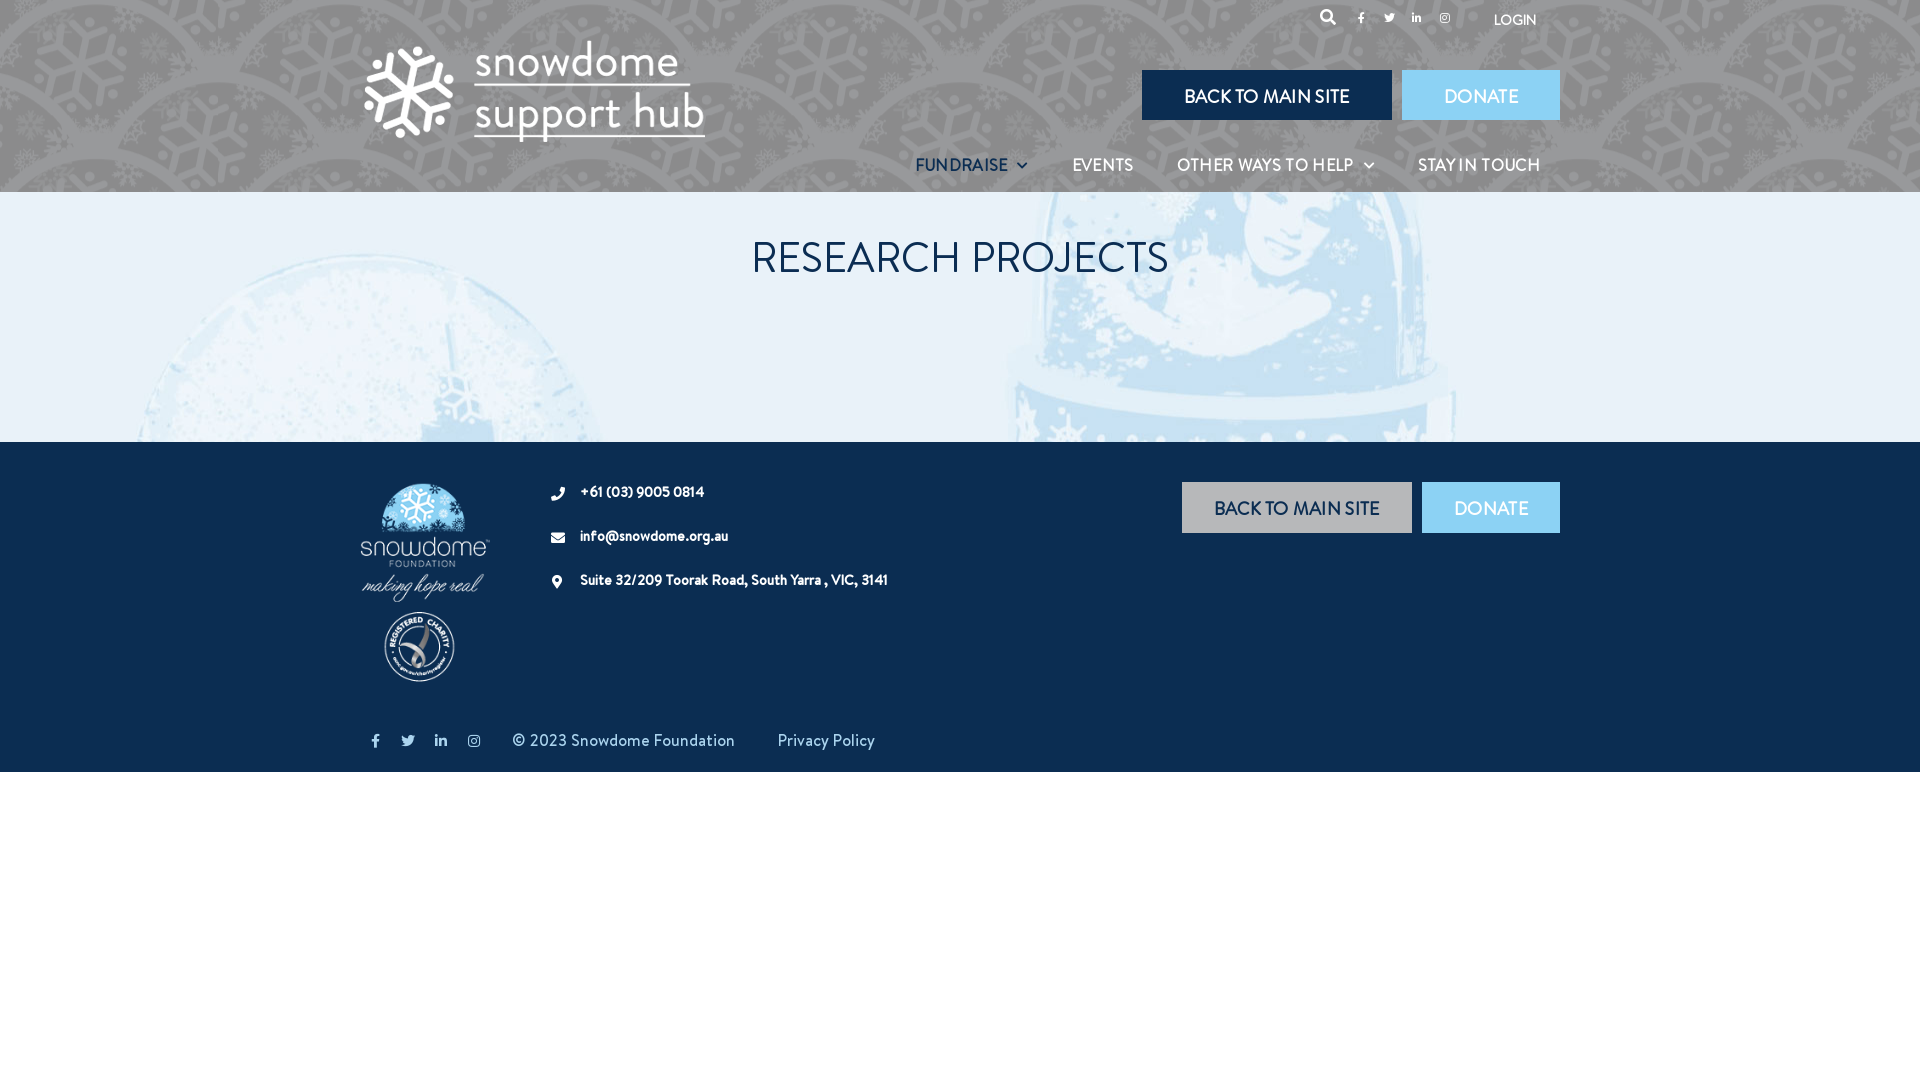 This screenshot has height=1080, width=1920. What do you see at coordinates (971, 164) in the screenshot?
I see `'FUNDRAISE'` at bounding box center [971, 164].